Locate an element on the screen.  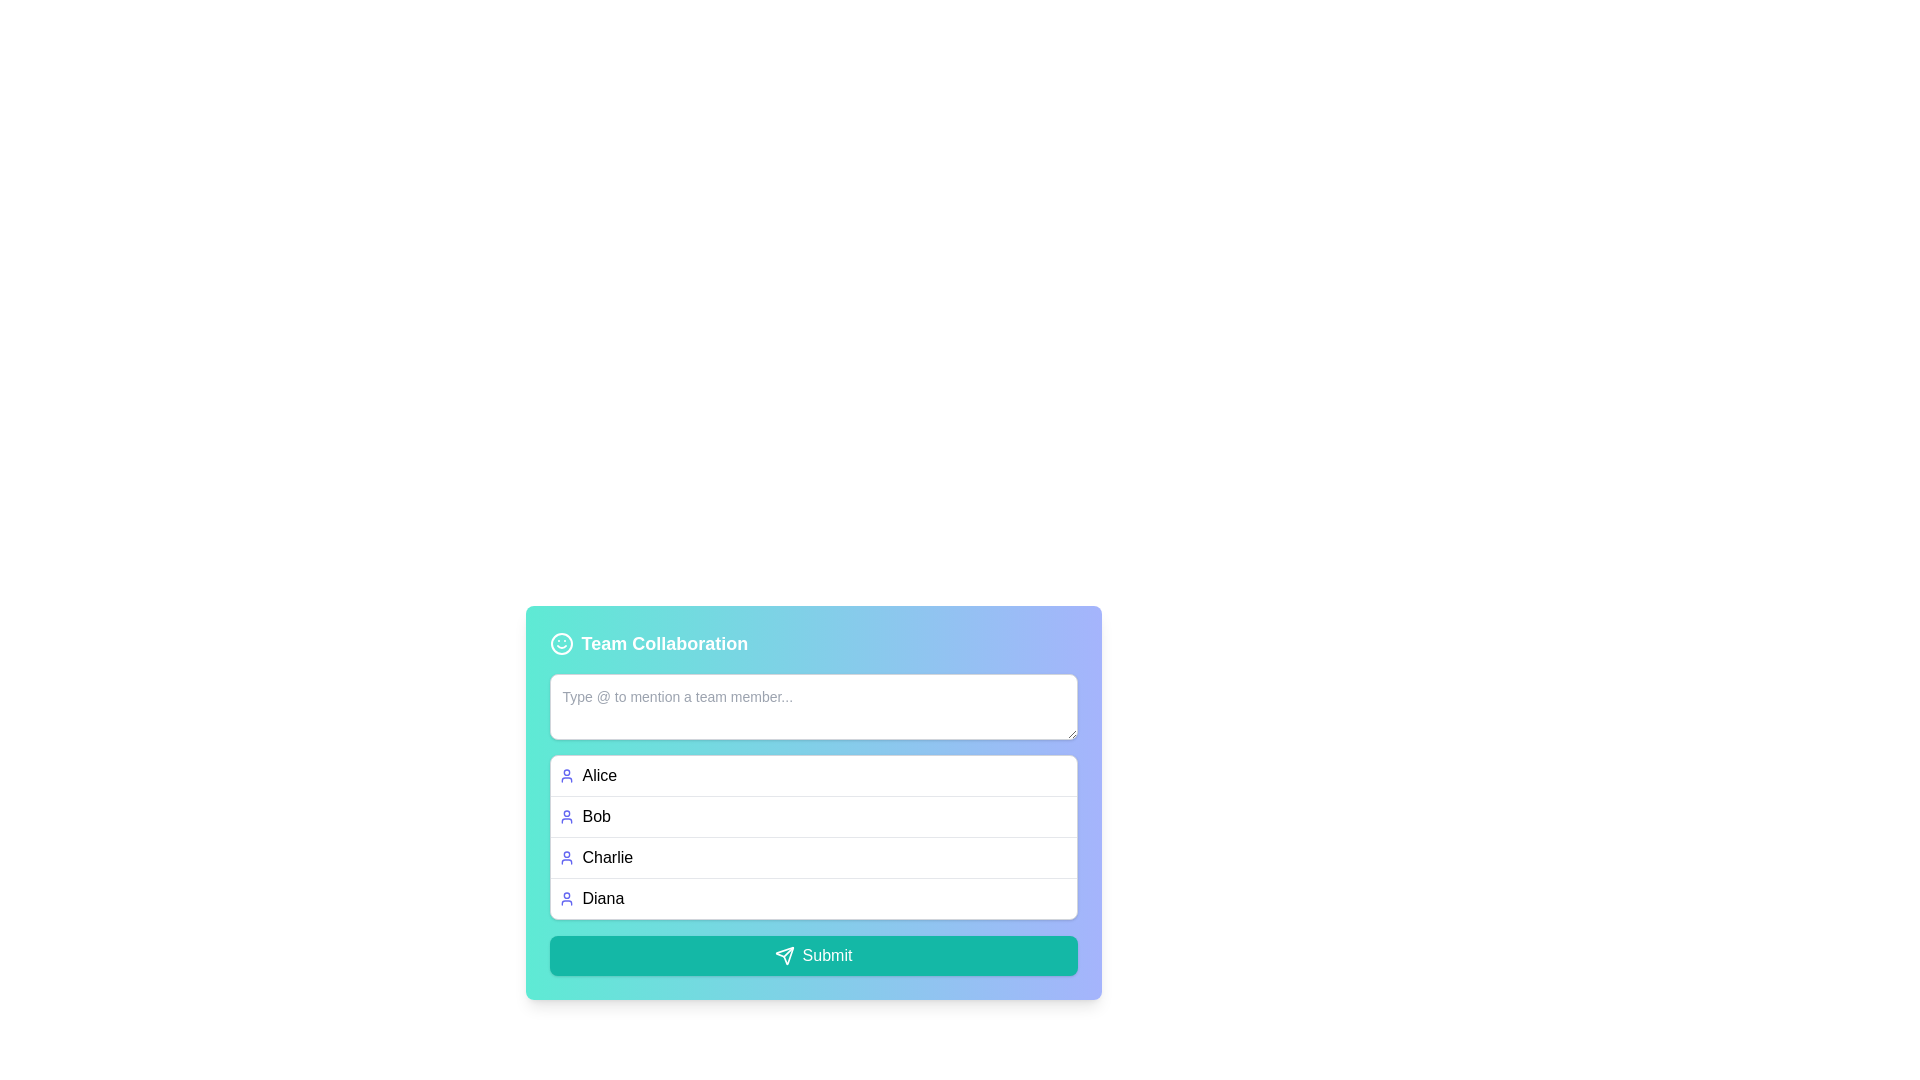
the confirm action button located at the bottom of the 'Team Collaboration' card for keyboard accessibility is located at coordinates (813, 955).